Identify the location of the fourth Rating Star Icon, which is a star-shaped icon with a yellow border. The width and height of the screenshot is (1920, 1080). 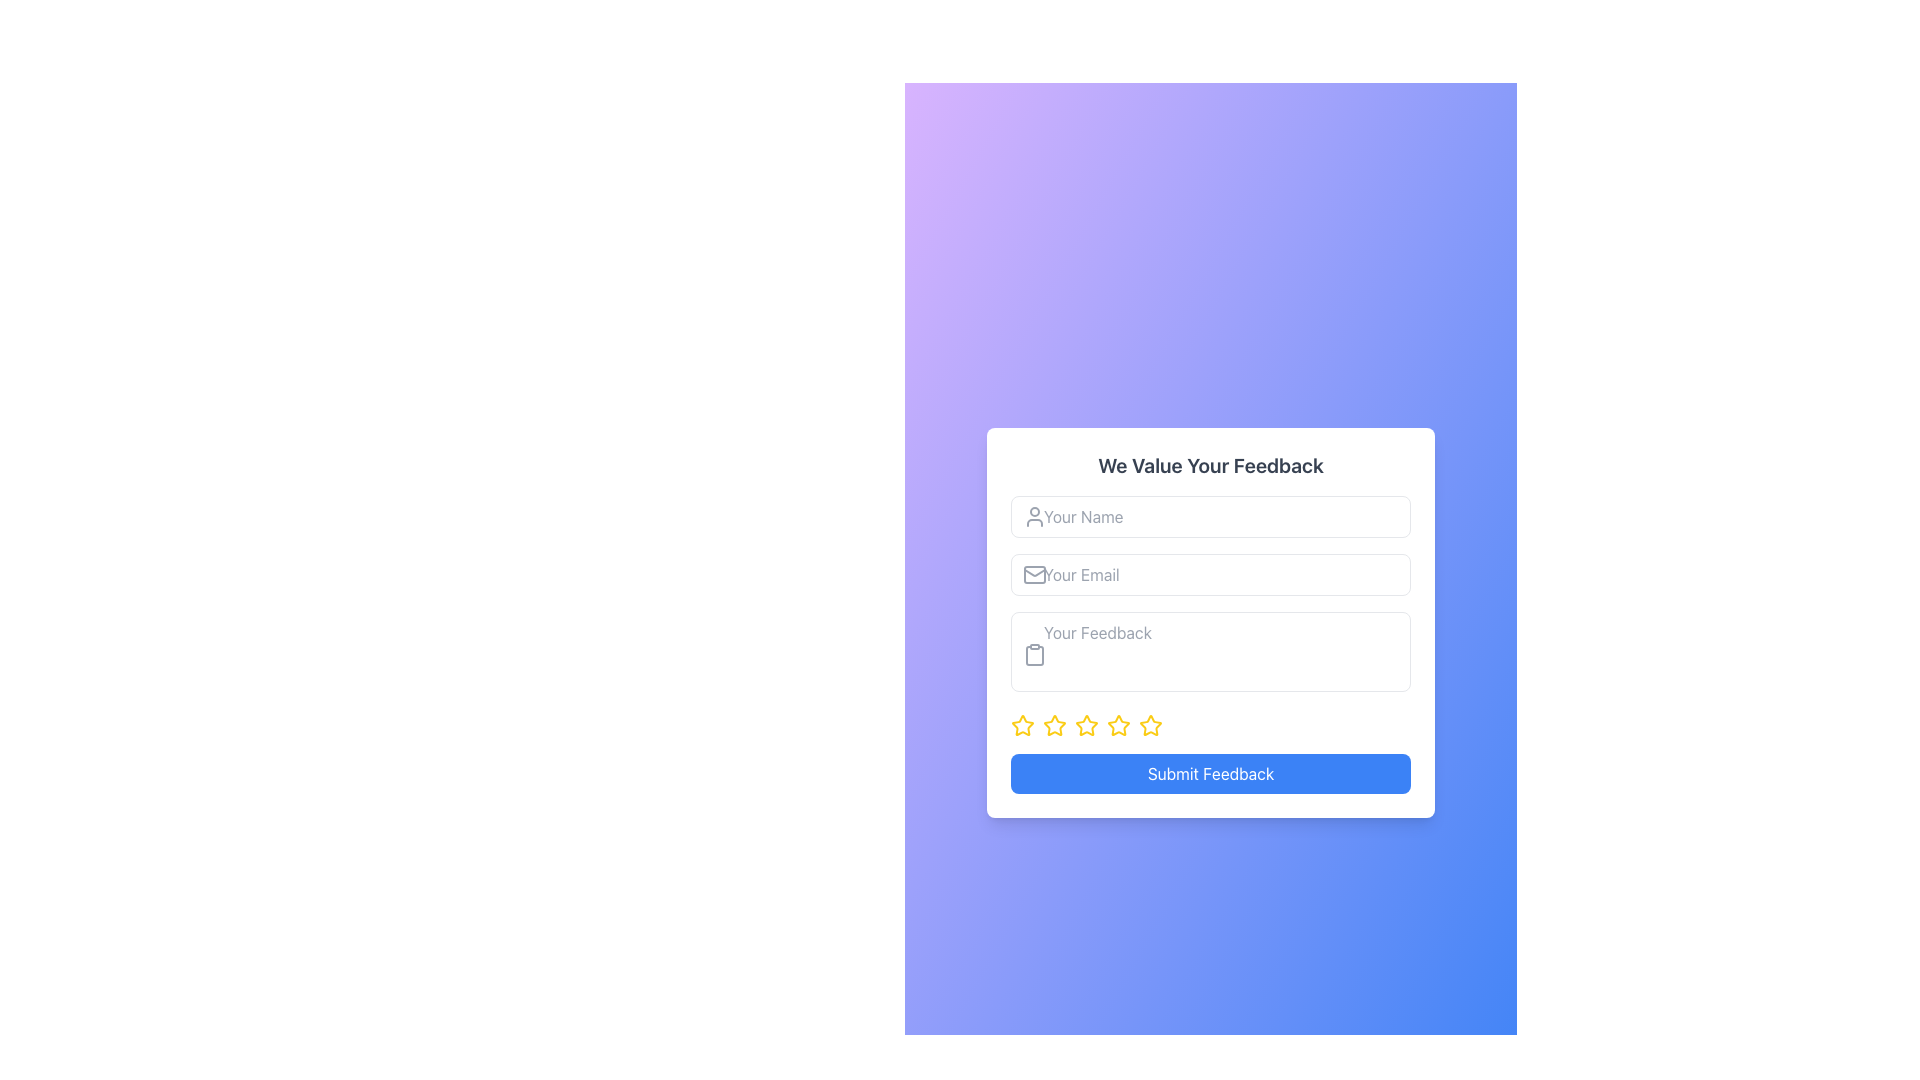
(1117, 725).